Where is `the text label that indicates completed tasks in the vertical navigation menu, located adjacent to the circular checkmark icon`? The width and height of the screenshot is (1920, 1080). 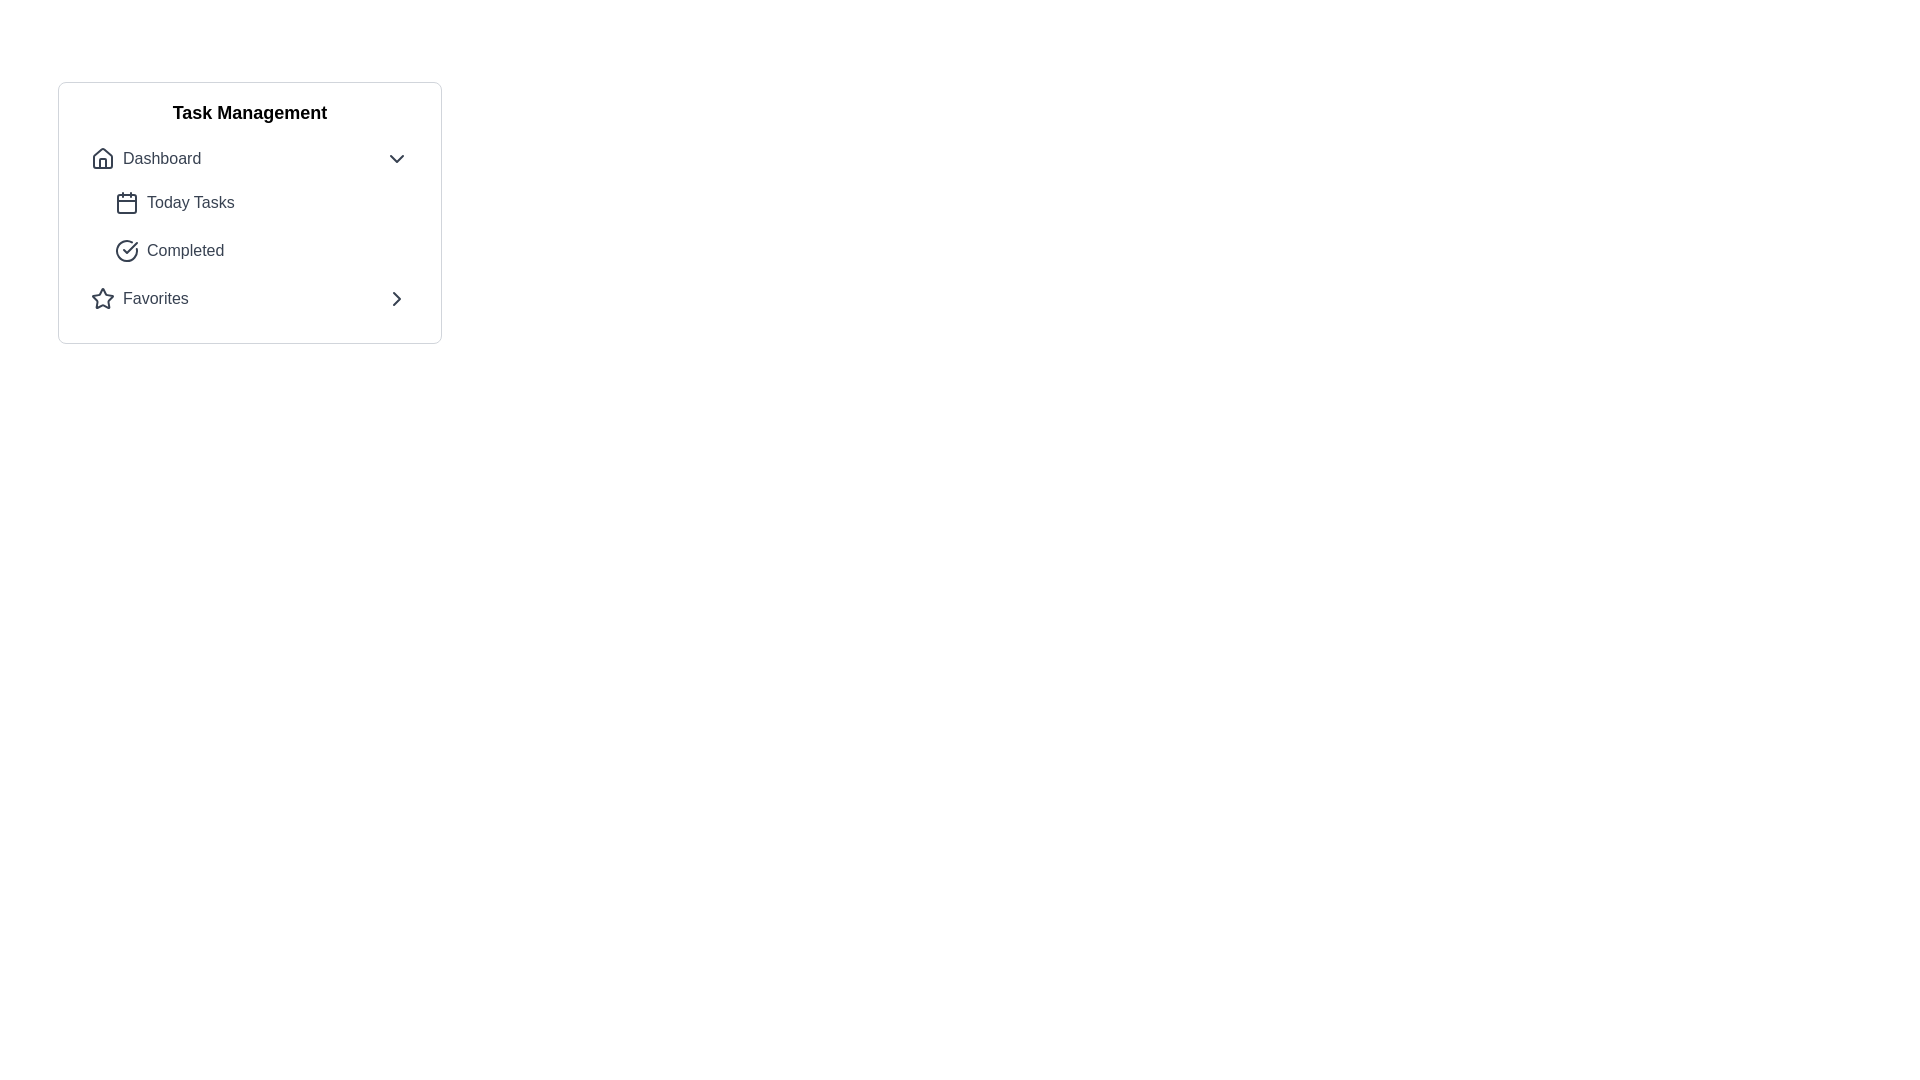
the text label that indicates completed tasks in the vertical navigation menu, located adjacent to the circular checkmark icon is located at coordinates (185, 249).